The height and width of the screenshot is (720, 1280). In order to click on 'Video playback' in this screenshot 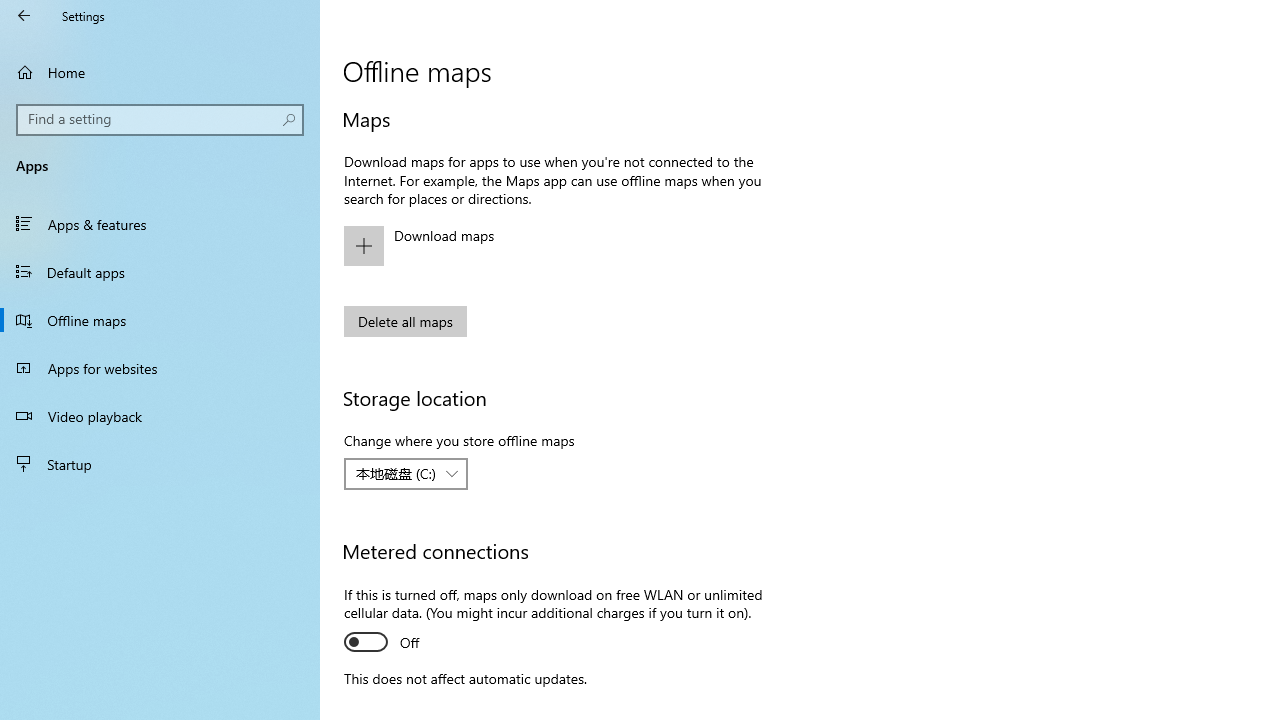, I will do `click(160, 414)`.